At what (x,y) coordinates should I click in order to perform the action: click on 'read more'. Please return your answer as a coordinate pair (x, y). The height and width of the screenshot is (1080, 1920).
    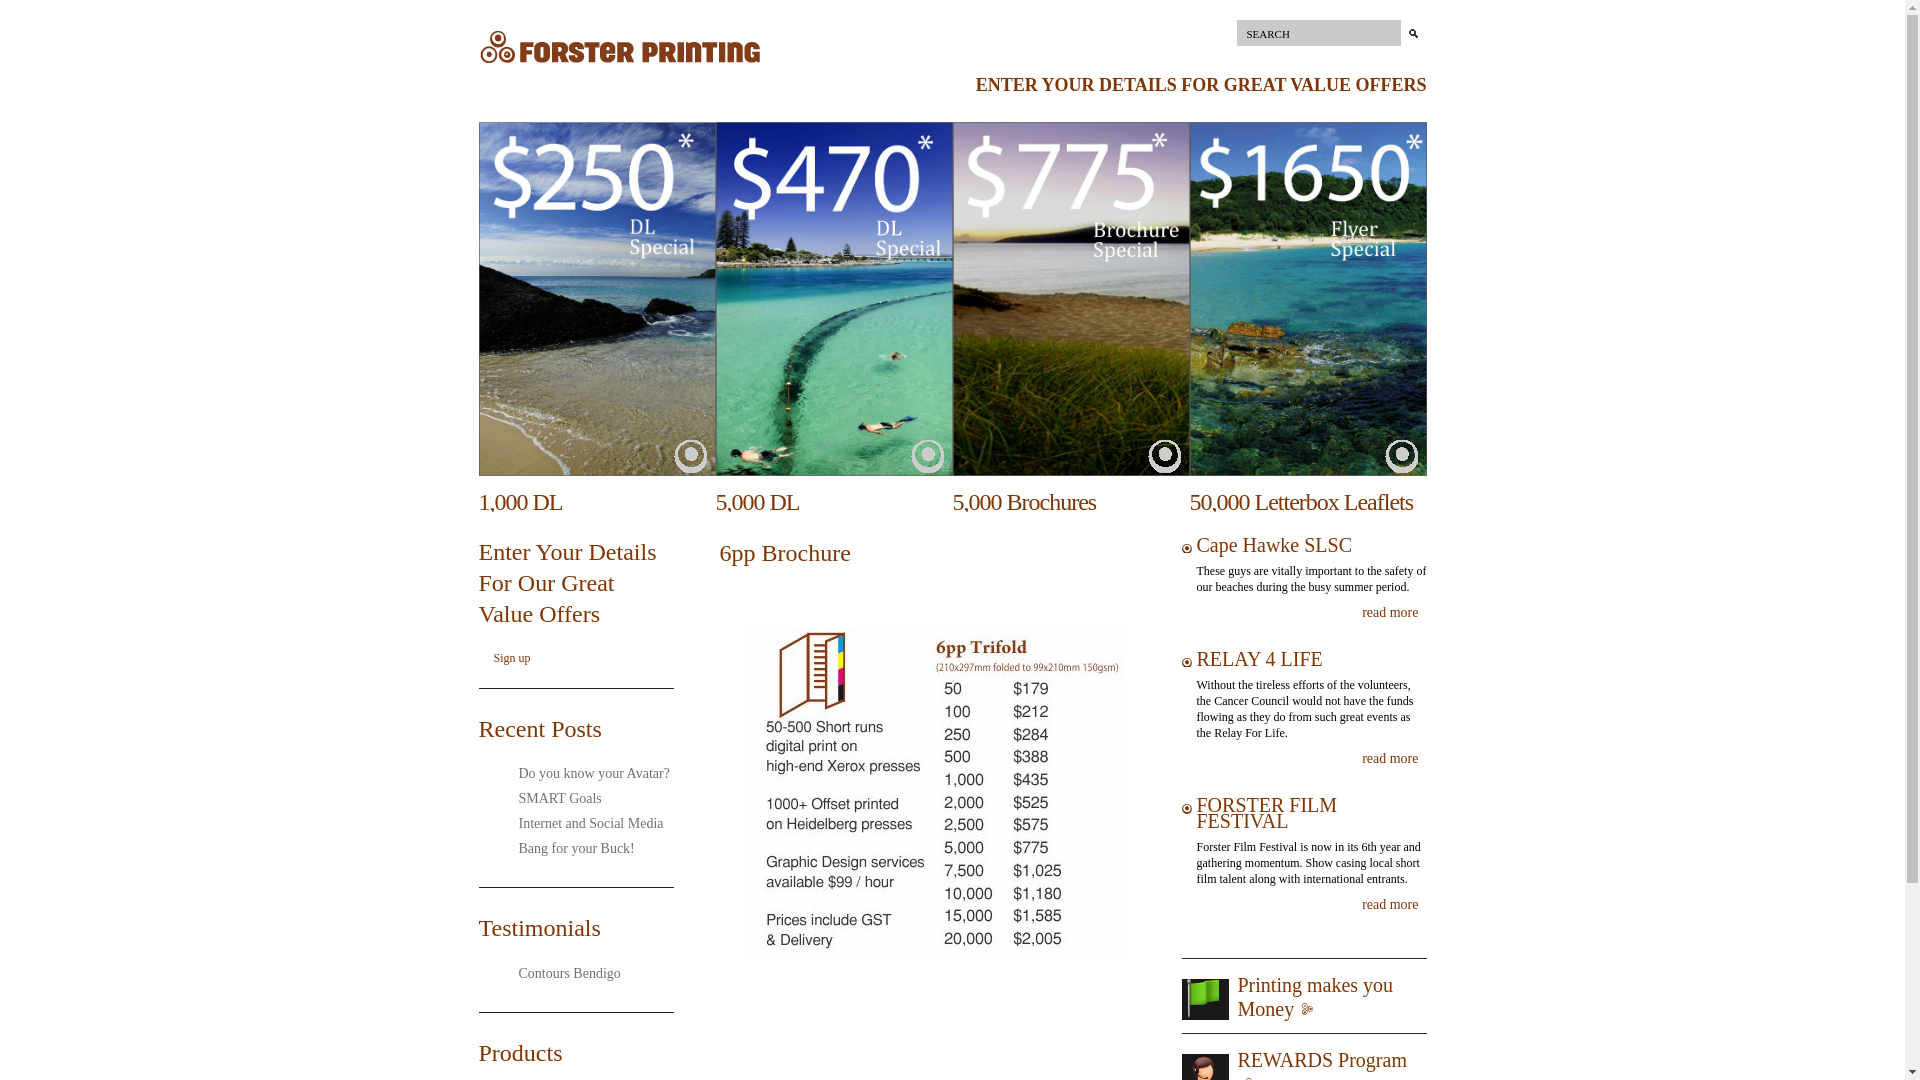
    Looking at the image, I should click on (1361, 612).